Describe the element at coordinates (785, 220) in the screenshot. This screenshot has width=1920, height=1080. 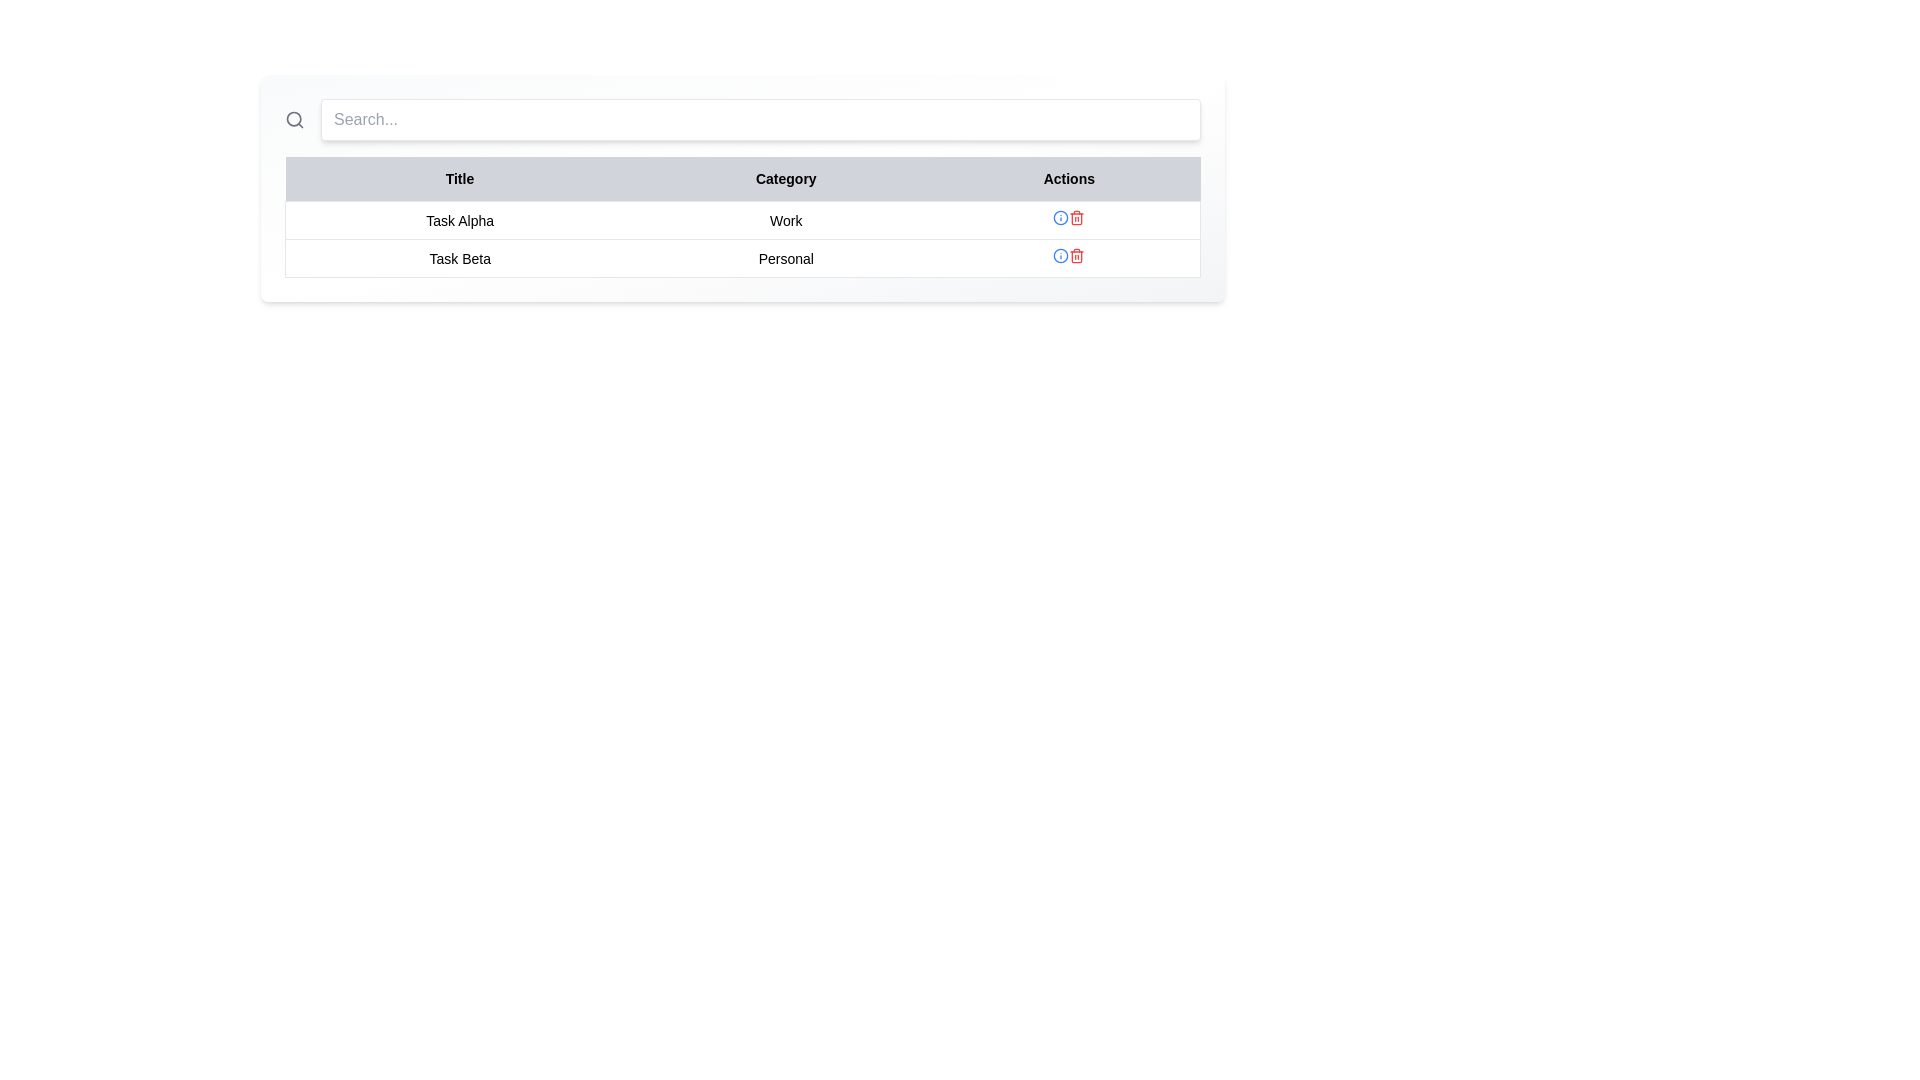
I see `the 'Work' text label element in the 'Category' column of the first row of the table` at that location.